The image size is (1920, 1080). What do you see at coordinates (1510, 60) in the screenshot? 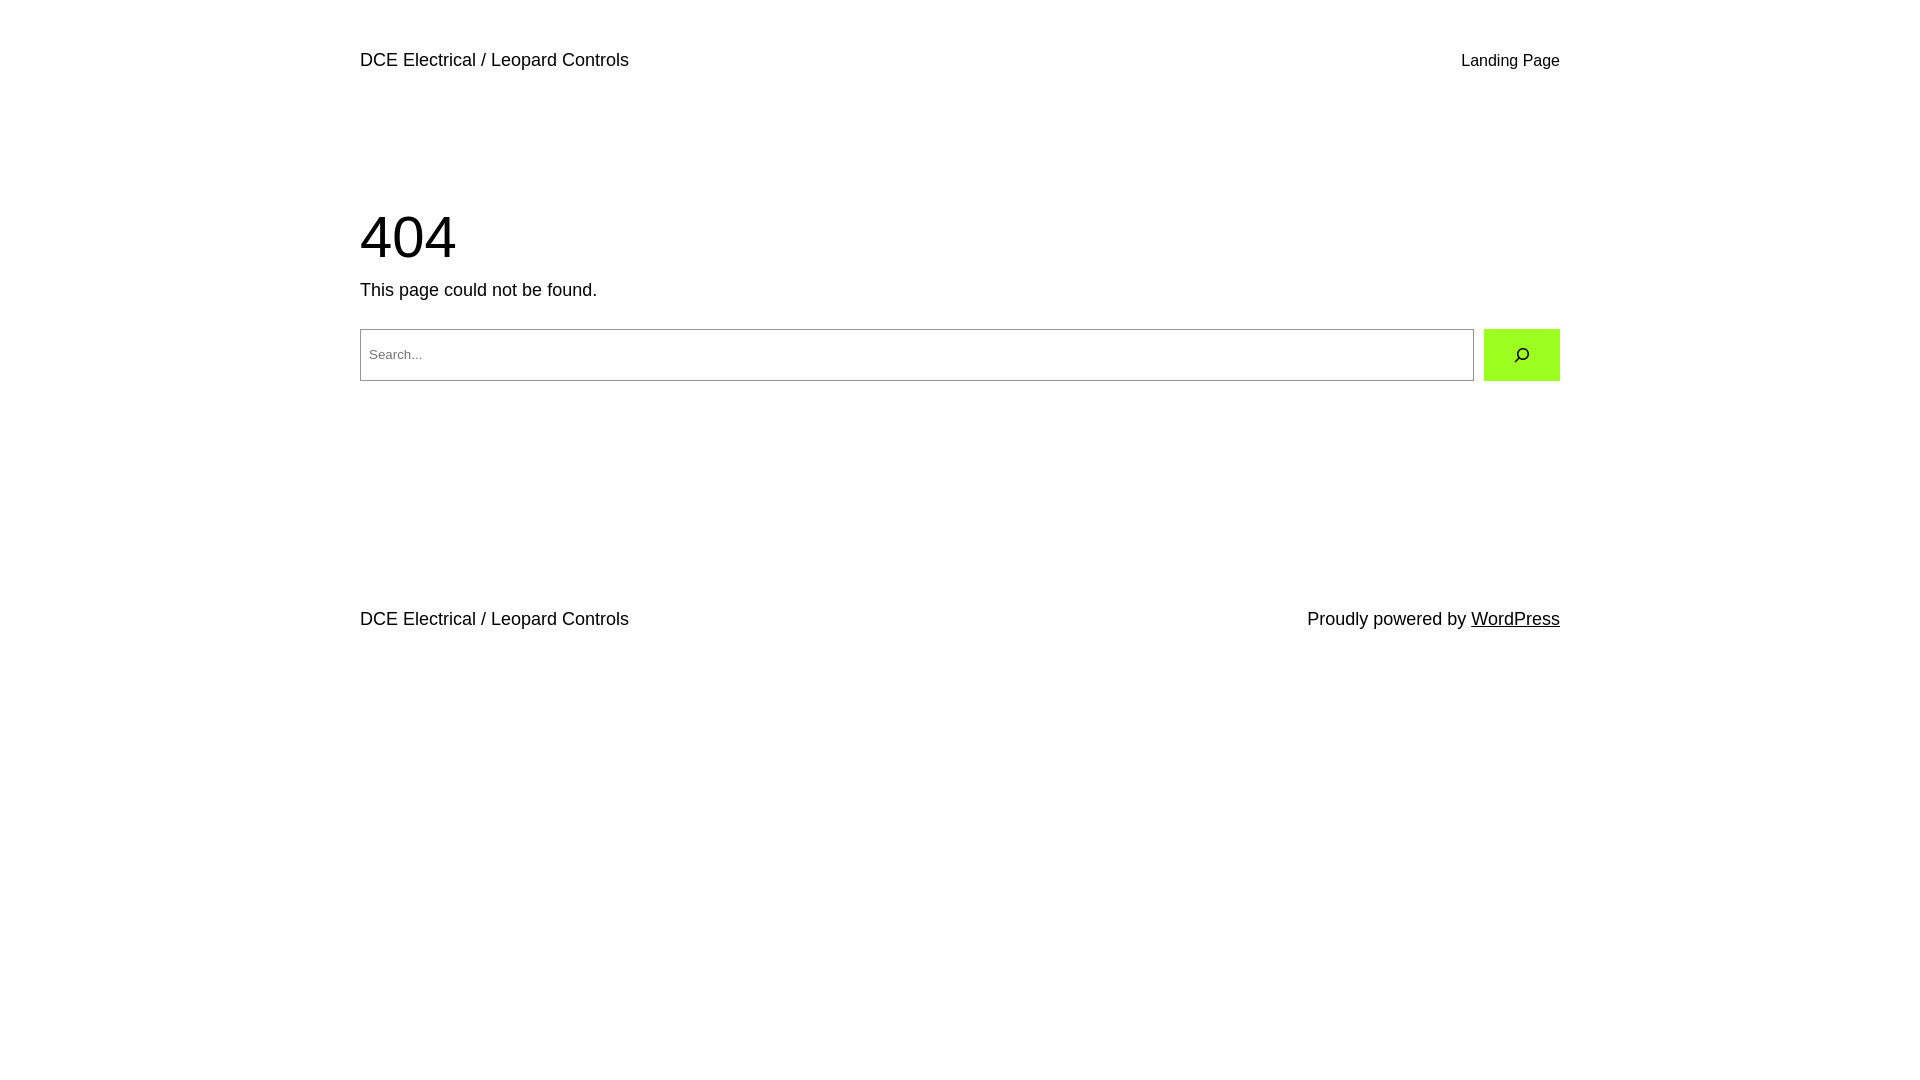
I see `'Landing Page'` at bounding box center [1510, 60].